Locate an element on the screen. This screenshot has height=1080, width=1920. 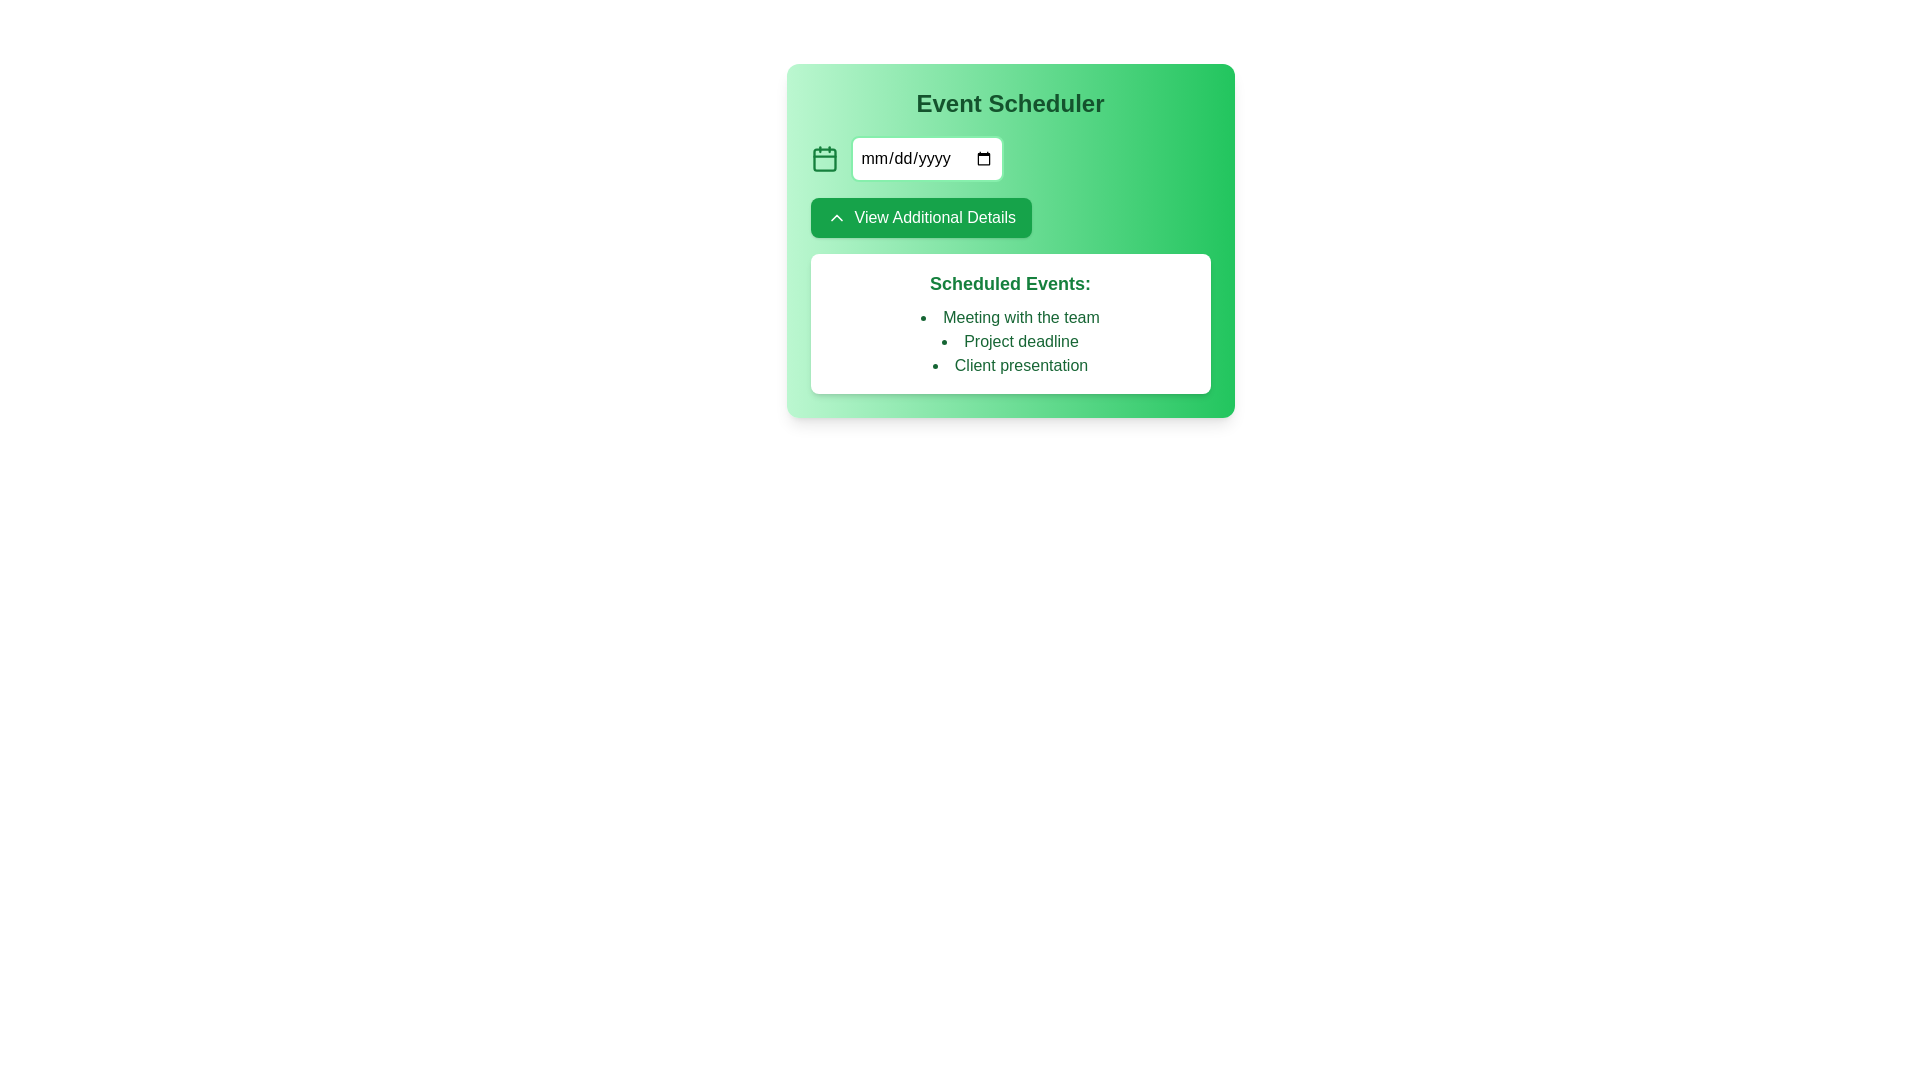
the third item in the bulleted list, which contains the text 'Client presentation' styled in green is located at coordinates (1010, 366).